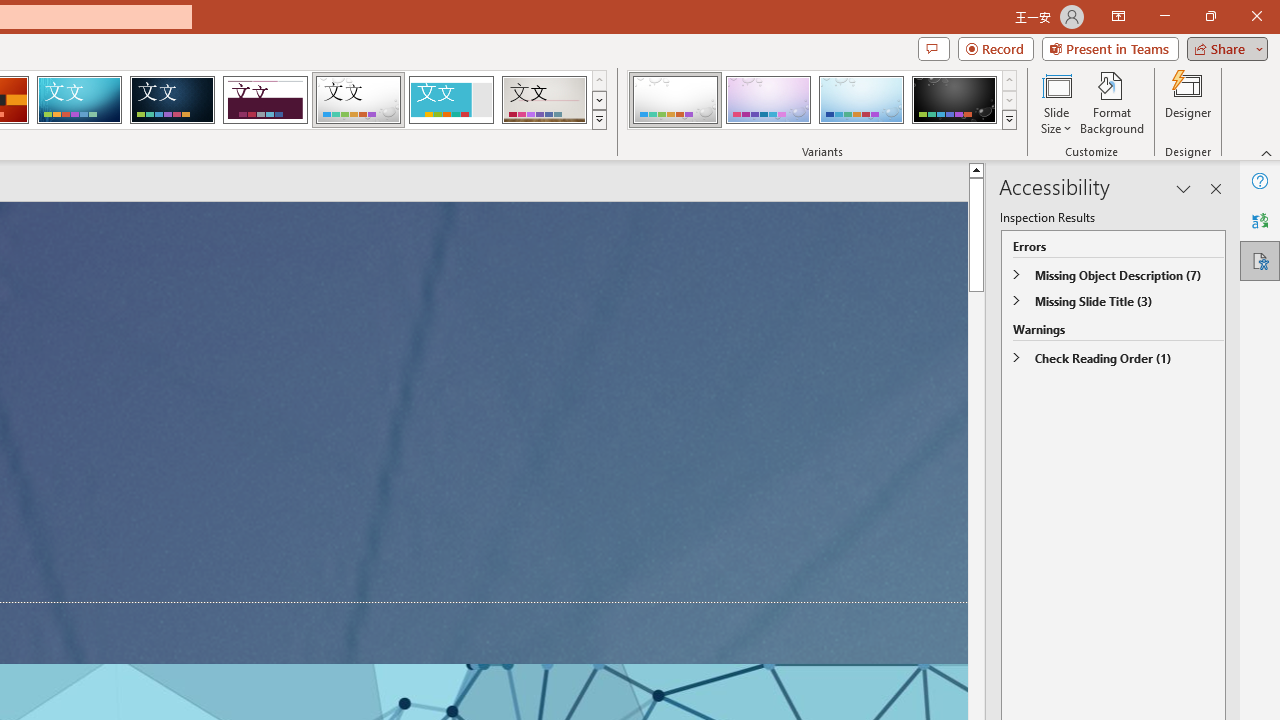 This screenshot has width=1280, height=720. Describe the element at coordinates (675, 100) in the screenshot. I see `'Droplet Variant 1'` at that location.